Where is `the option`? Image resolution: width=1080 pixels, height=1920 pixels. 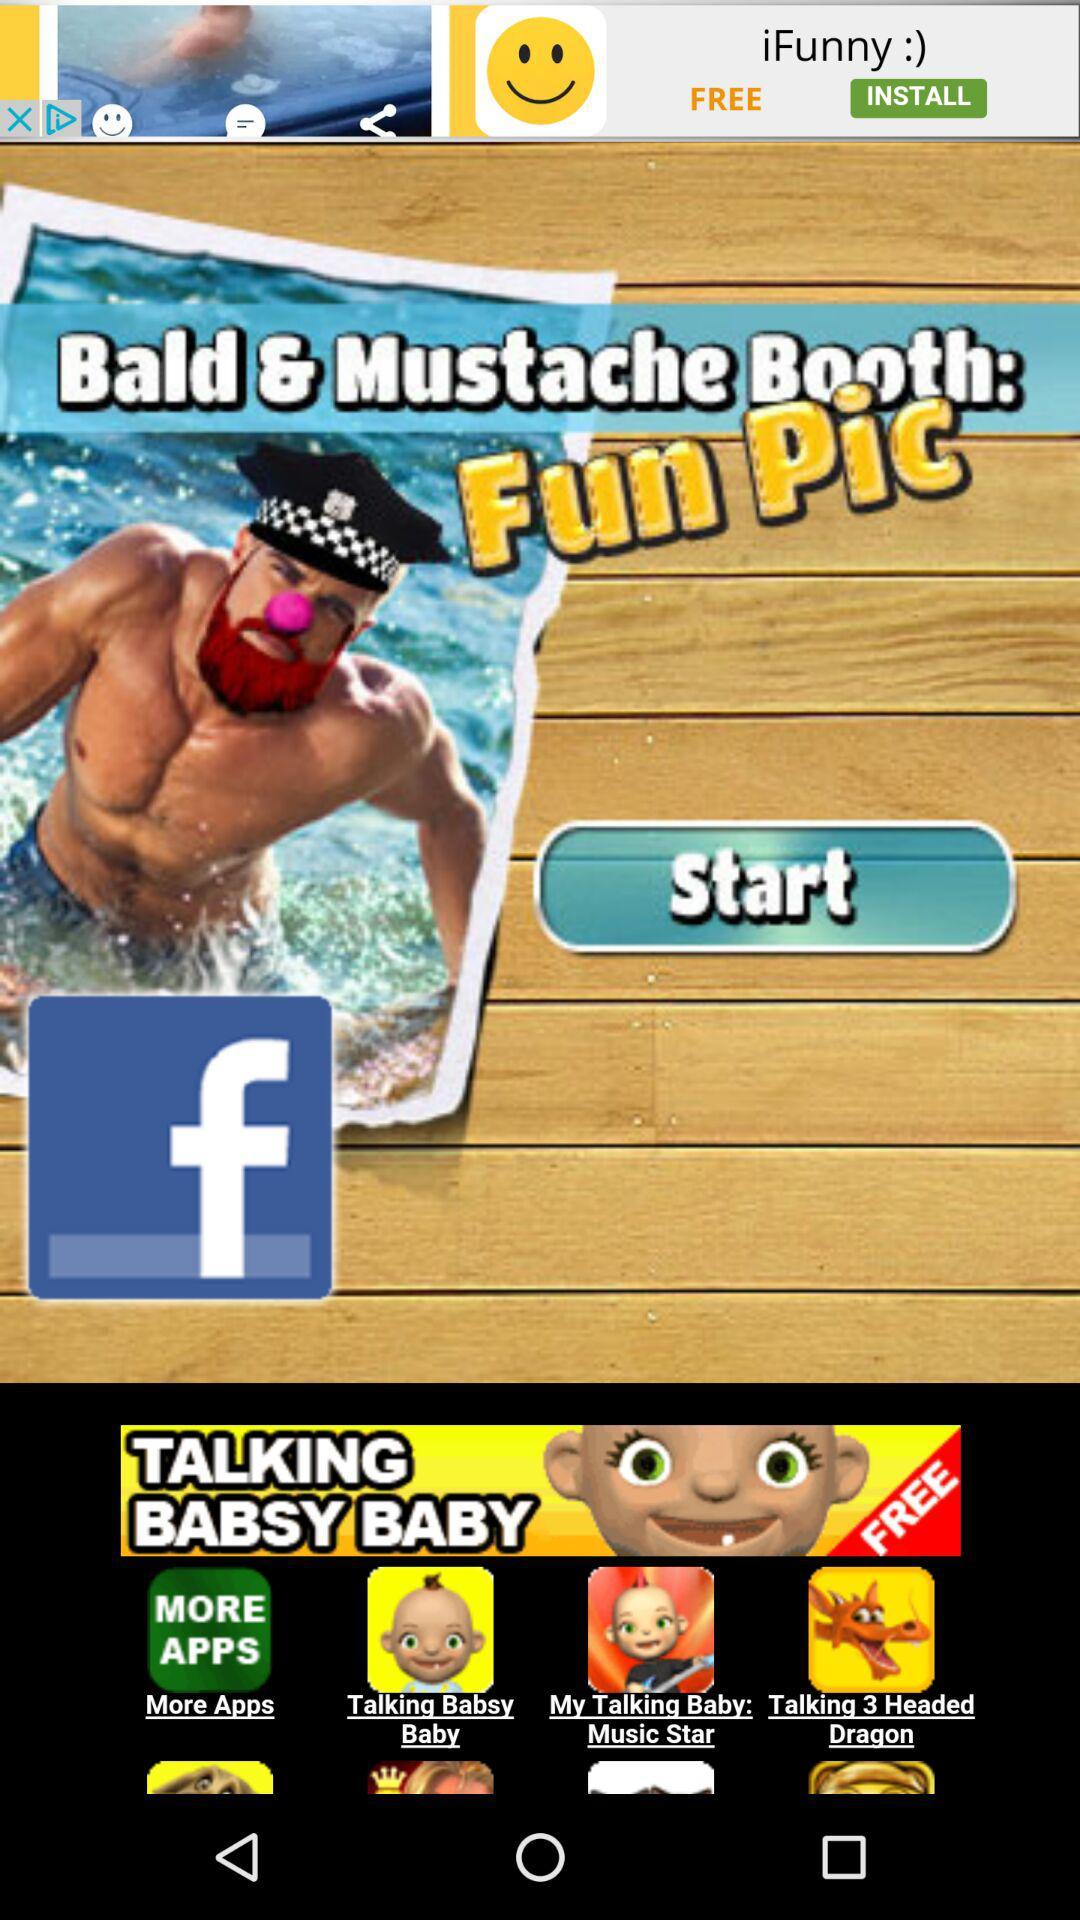 the option is located at coordinates (540, 1597).